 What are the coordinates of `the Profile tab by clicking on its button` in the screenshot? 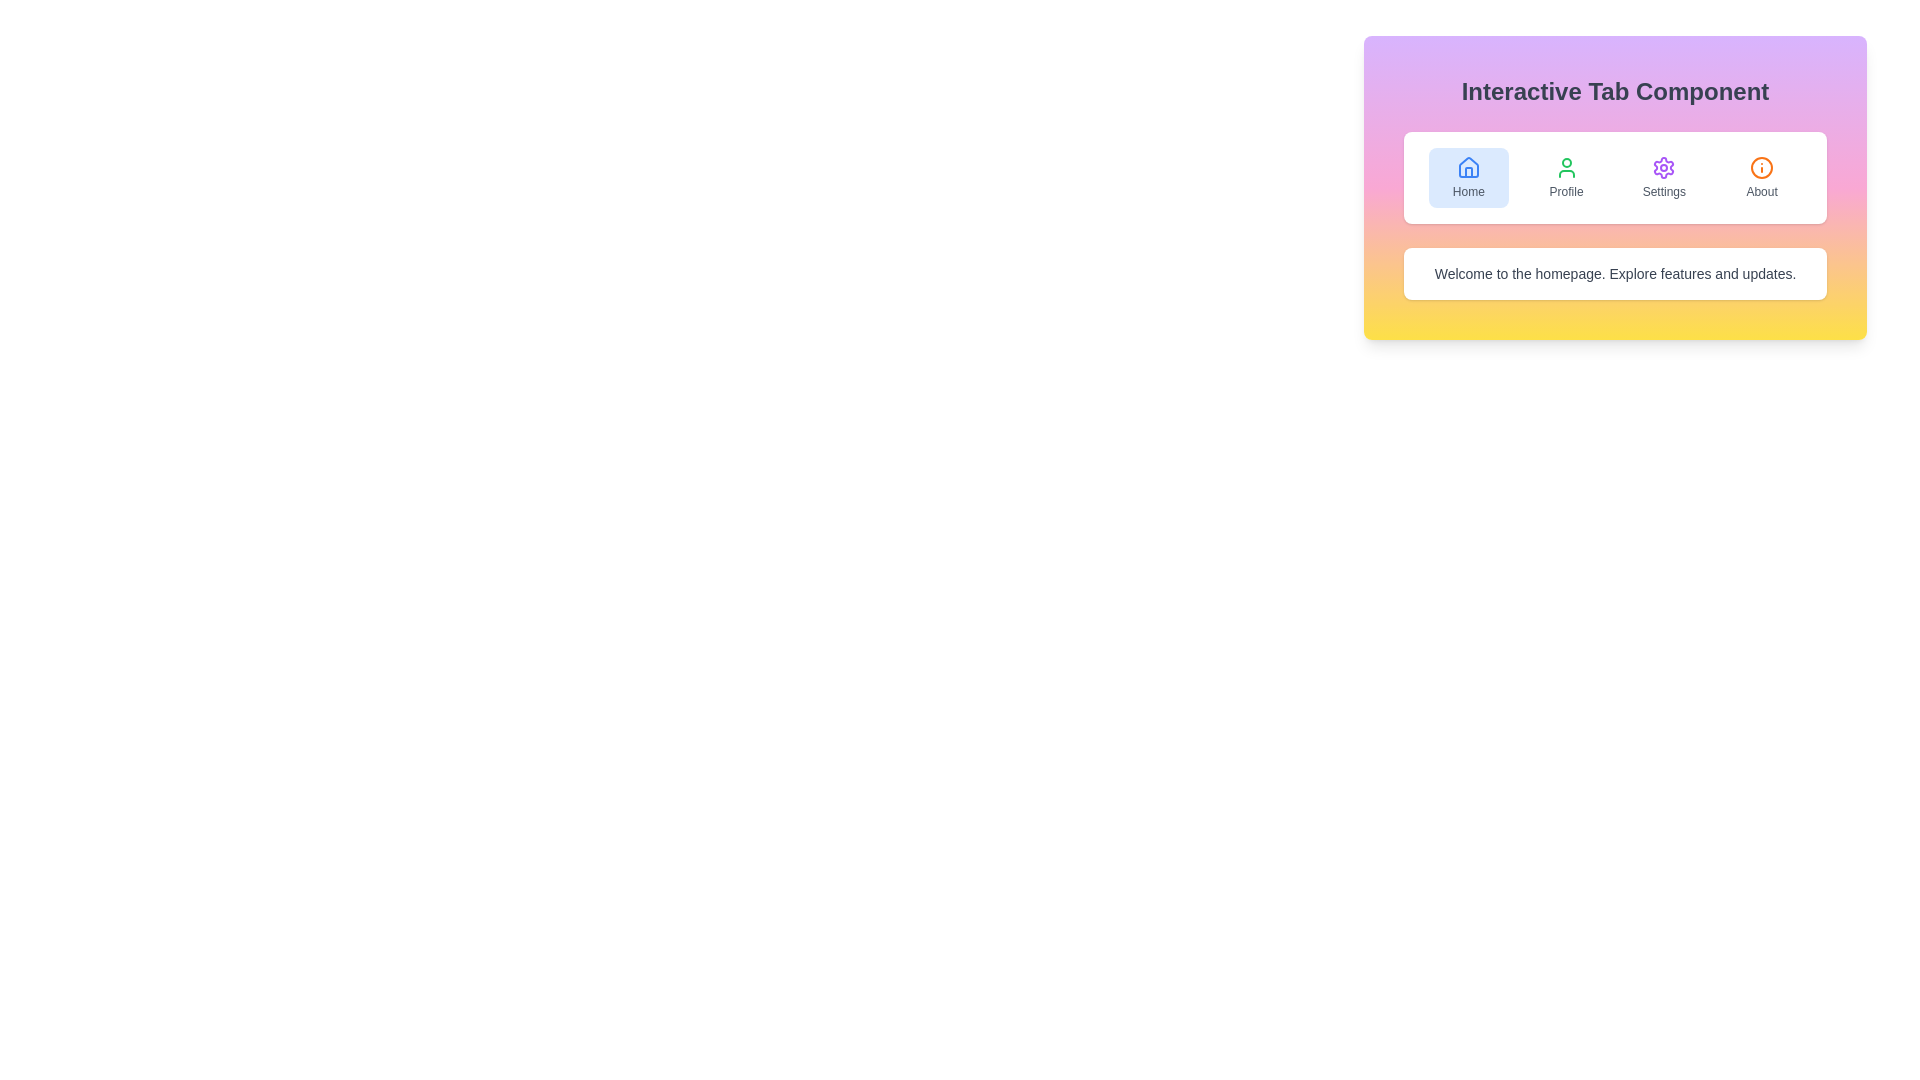 It's located at (1565, 176).